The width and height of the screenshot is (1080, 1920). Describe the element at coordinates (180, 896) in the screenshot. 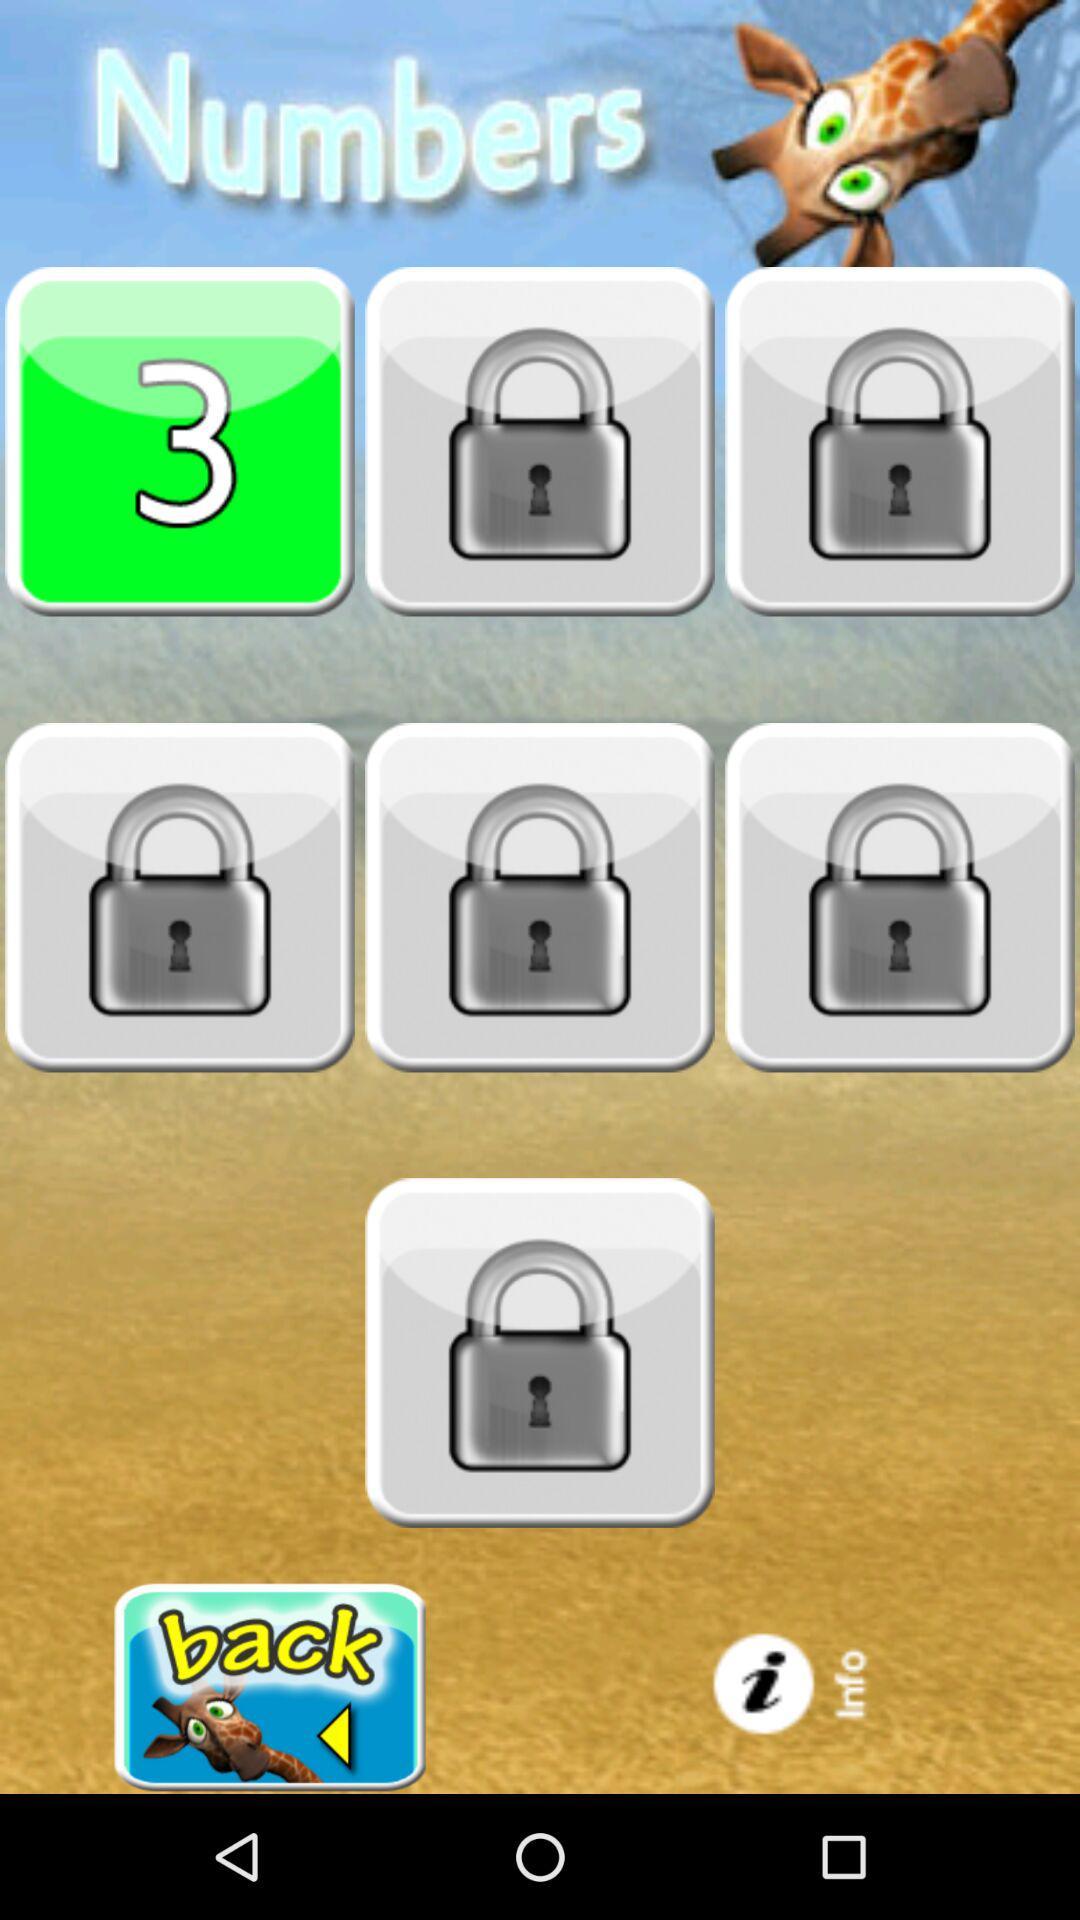

I see `unlock` at that location.